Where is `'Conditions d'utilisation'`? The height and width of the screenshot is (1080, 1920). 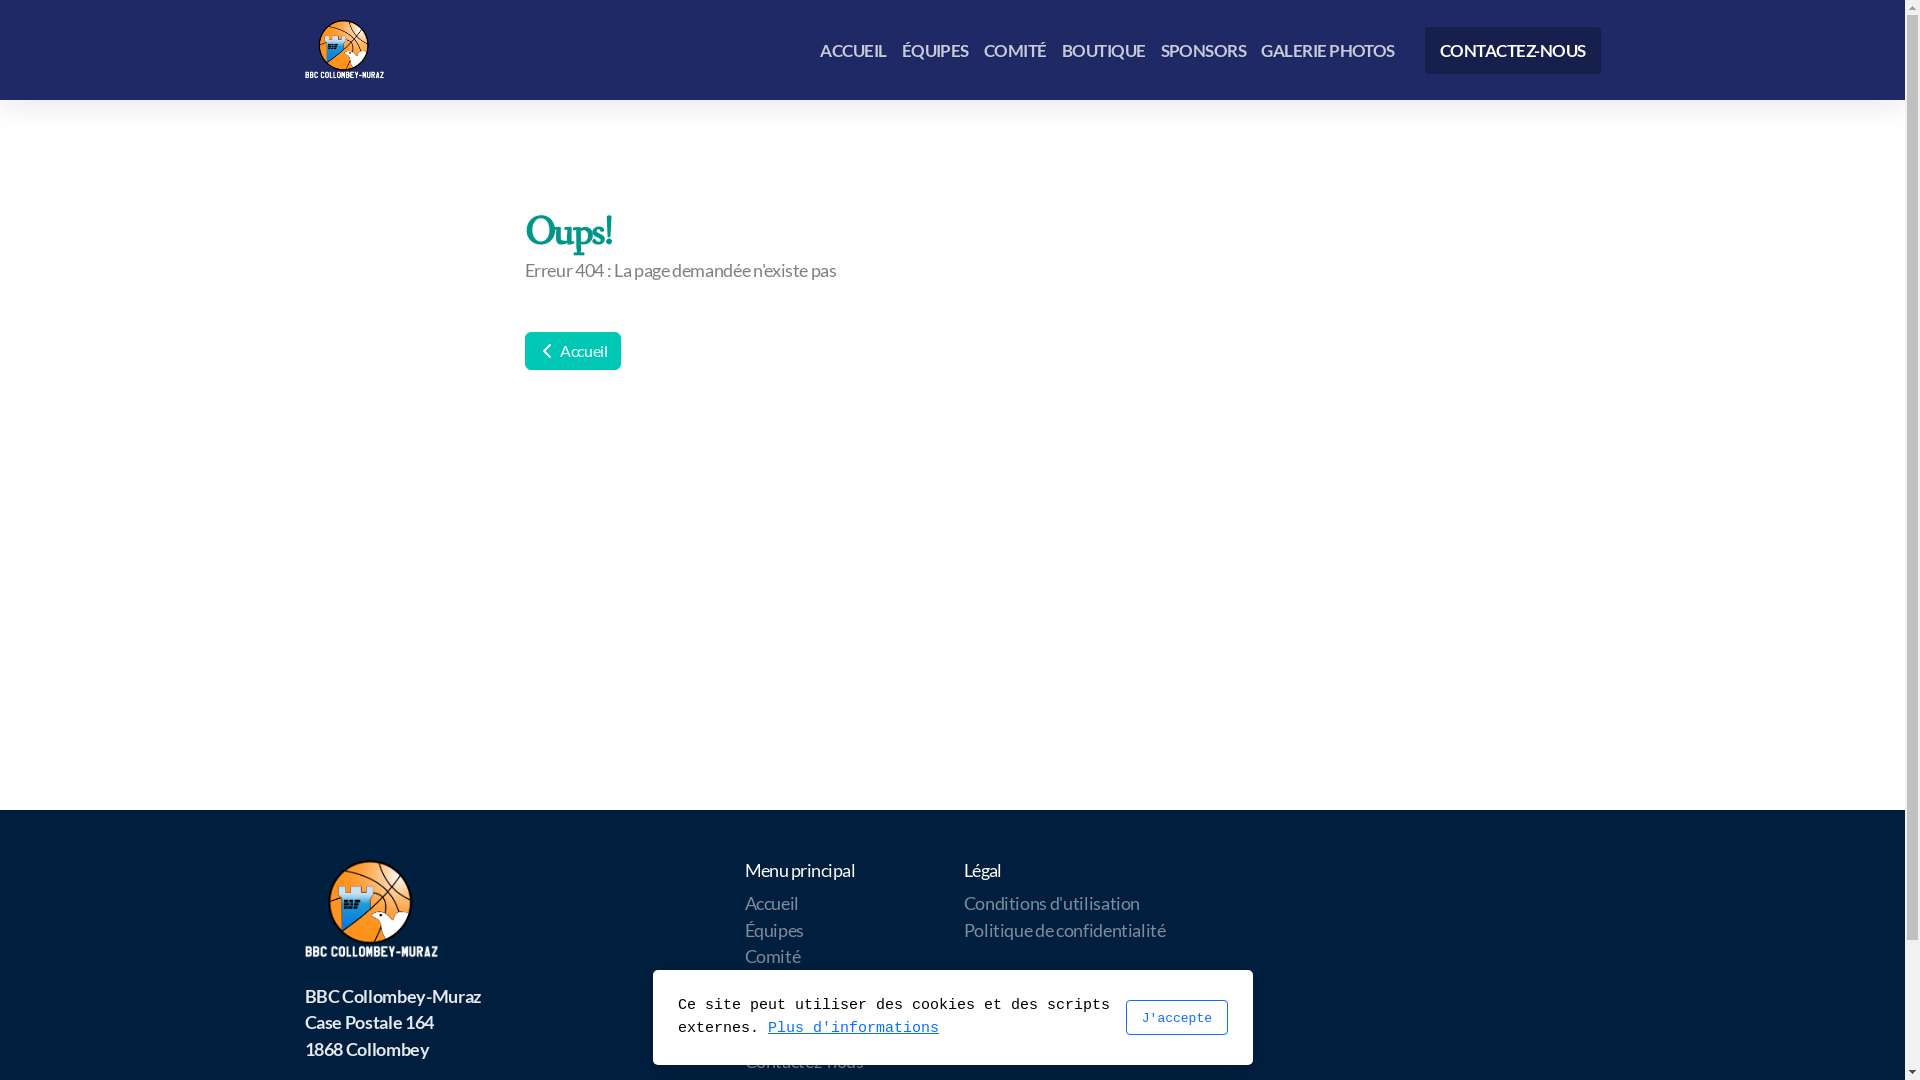 'Conditions d'utilisation' is located at coordinates (964, 903).